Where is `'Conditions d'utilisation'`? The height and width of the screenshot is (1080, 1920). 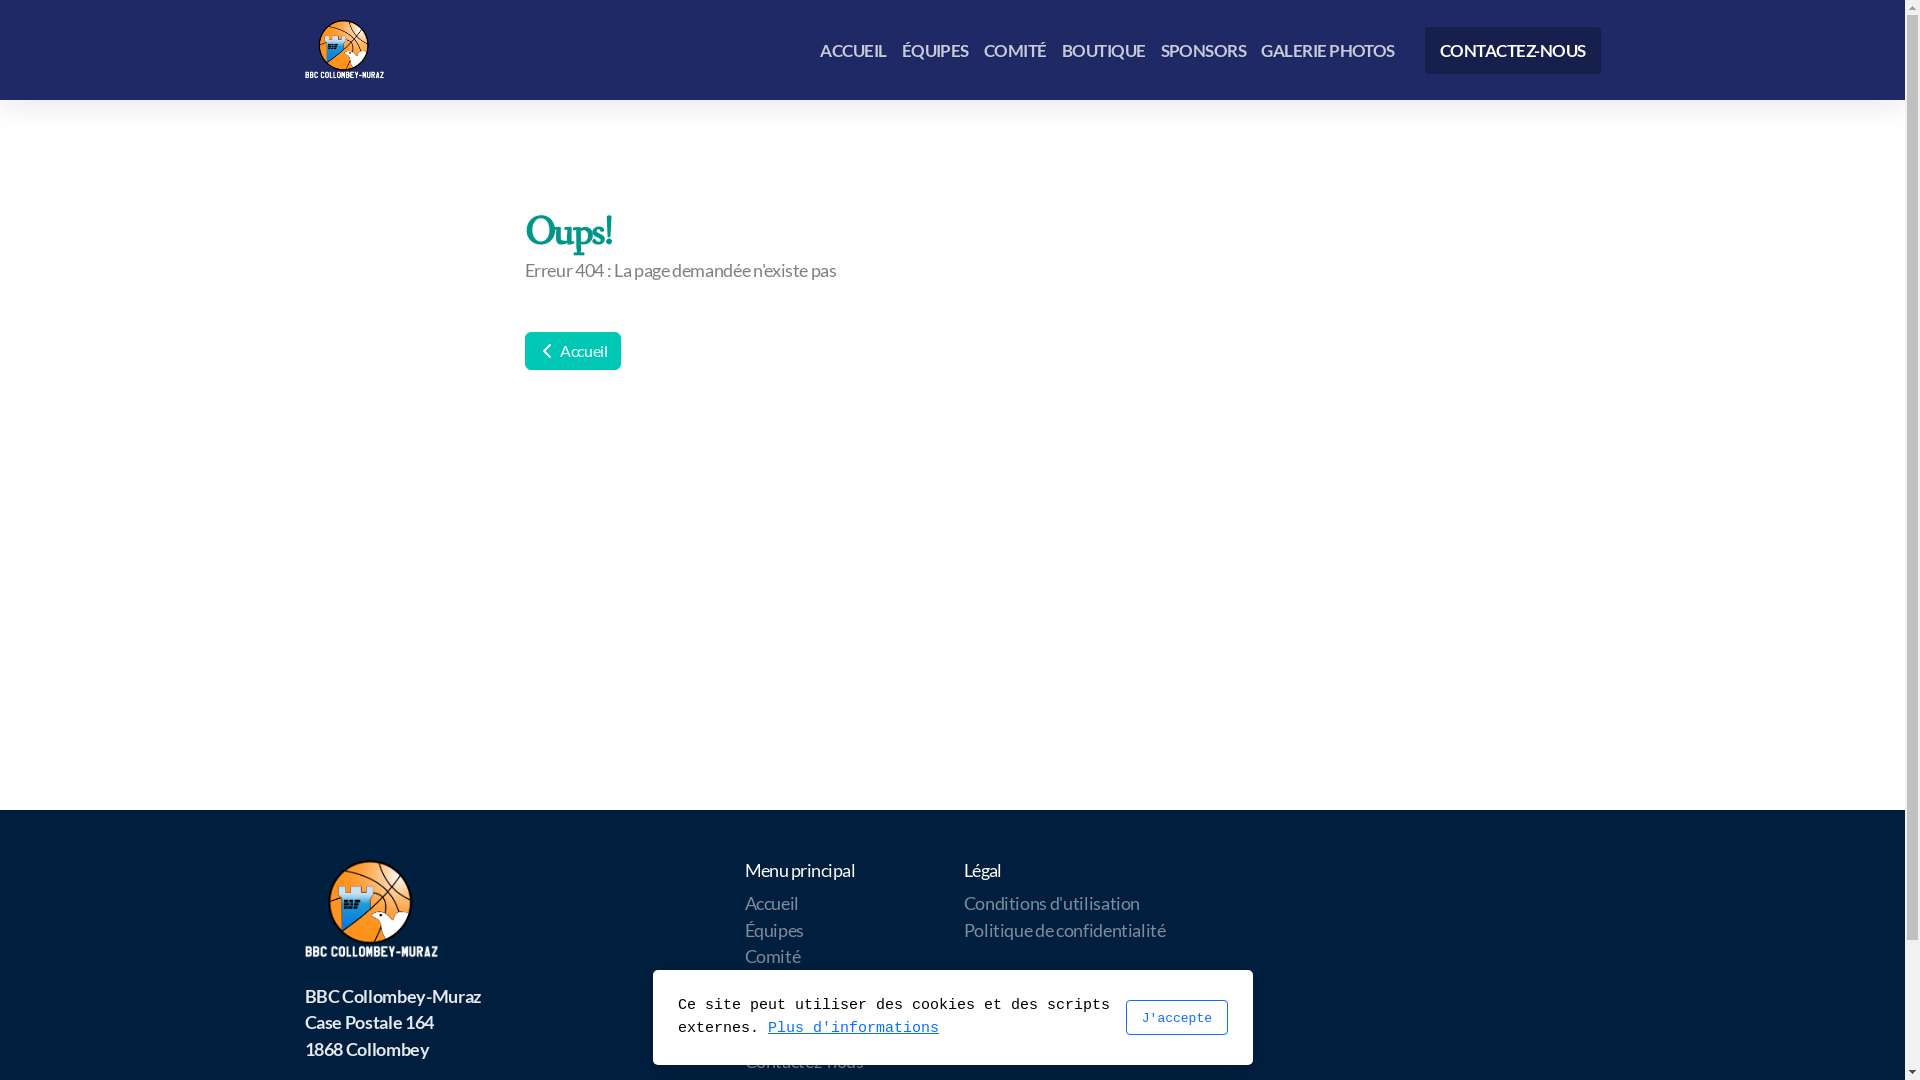 'Conditions d'utilisation' is located at coordinates (964, 903).